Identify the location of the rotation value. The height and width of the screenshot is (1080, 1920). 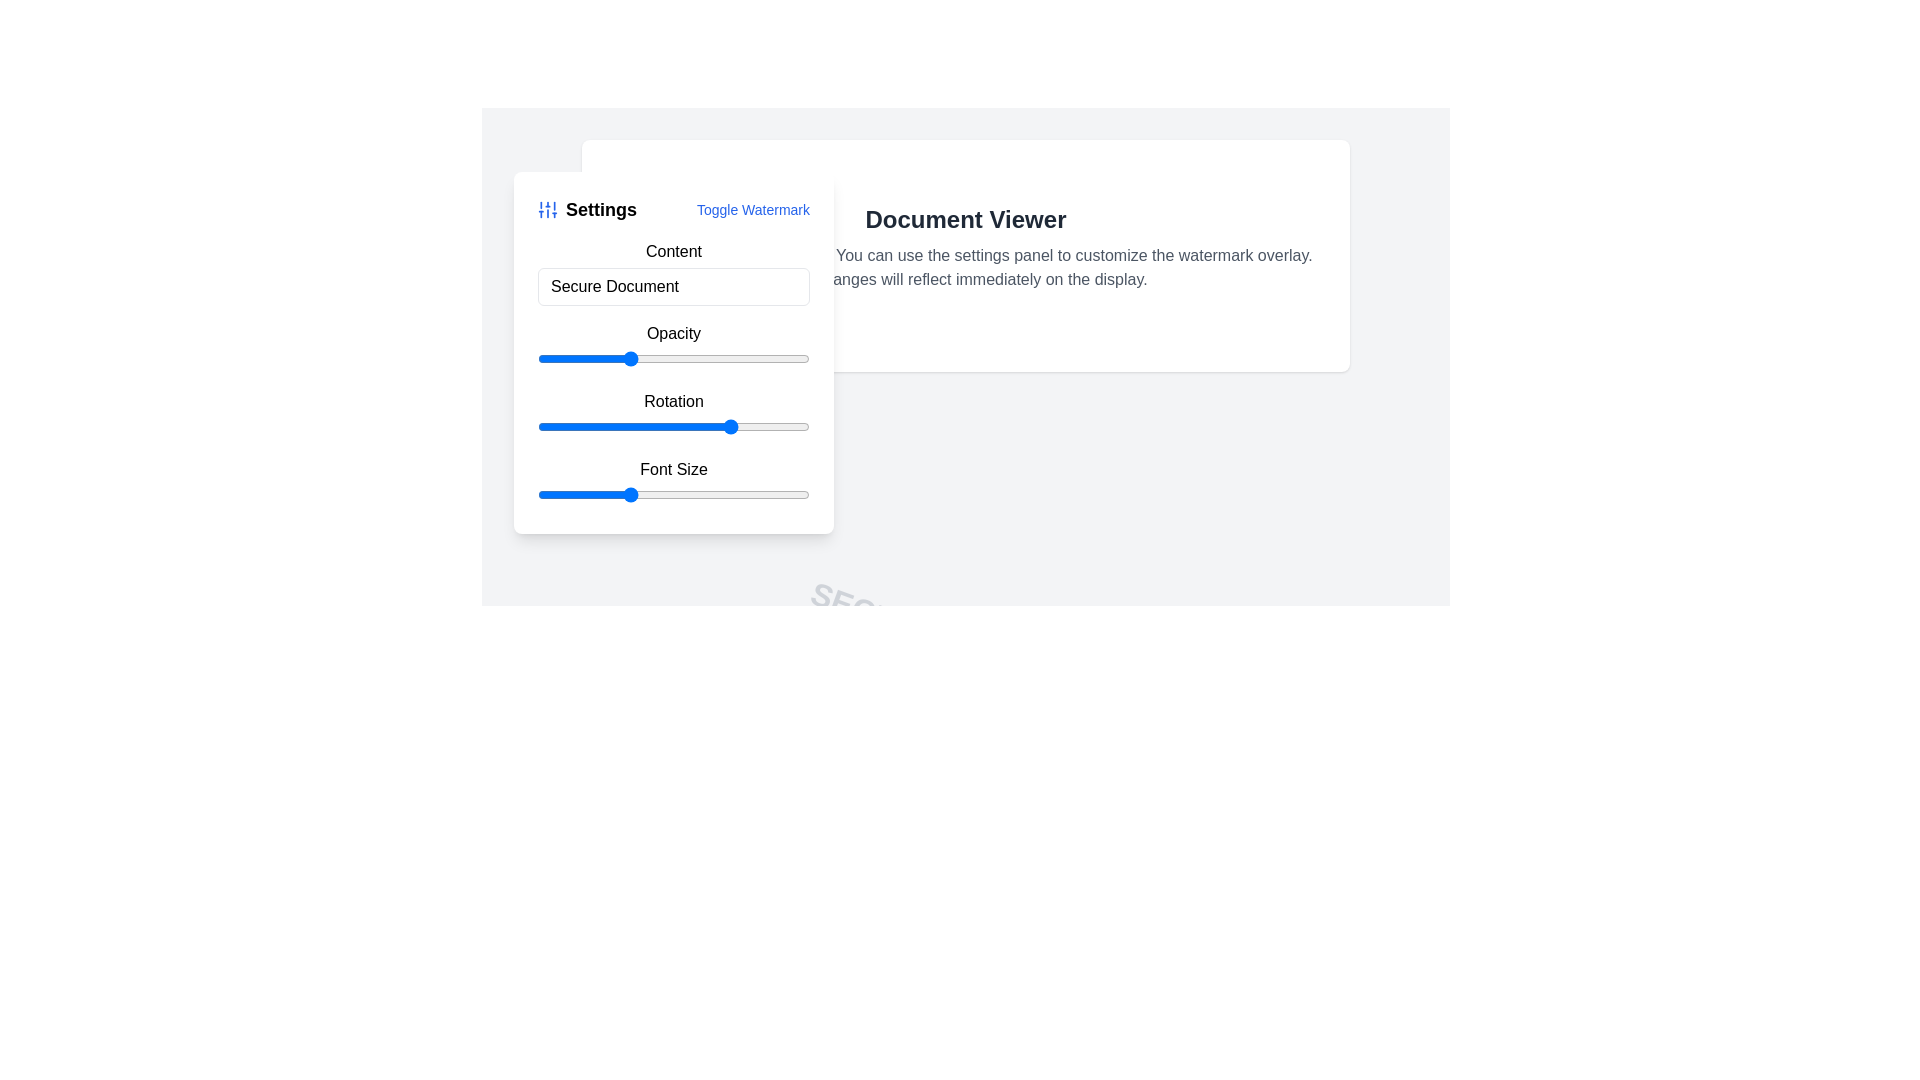
(564, 426).